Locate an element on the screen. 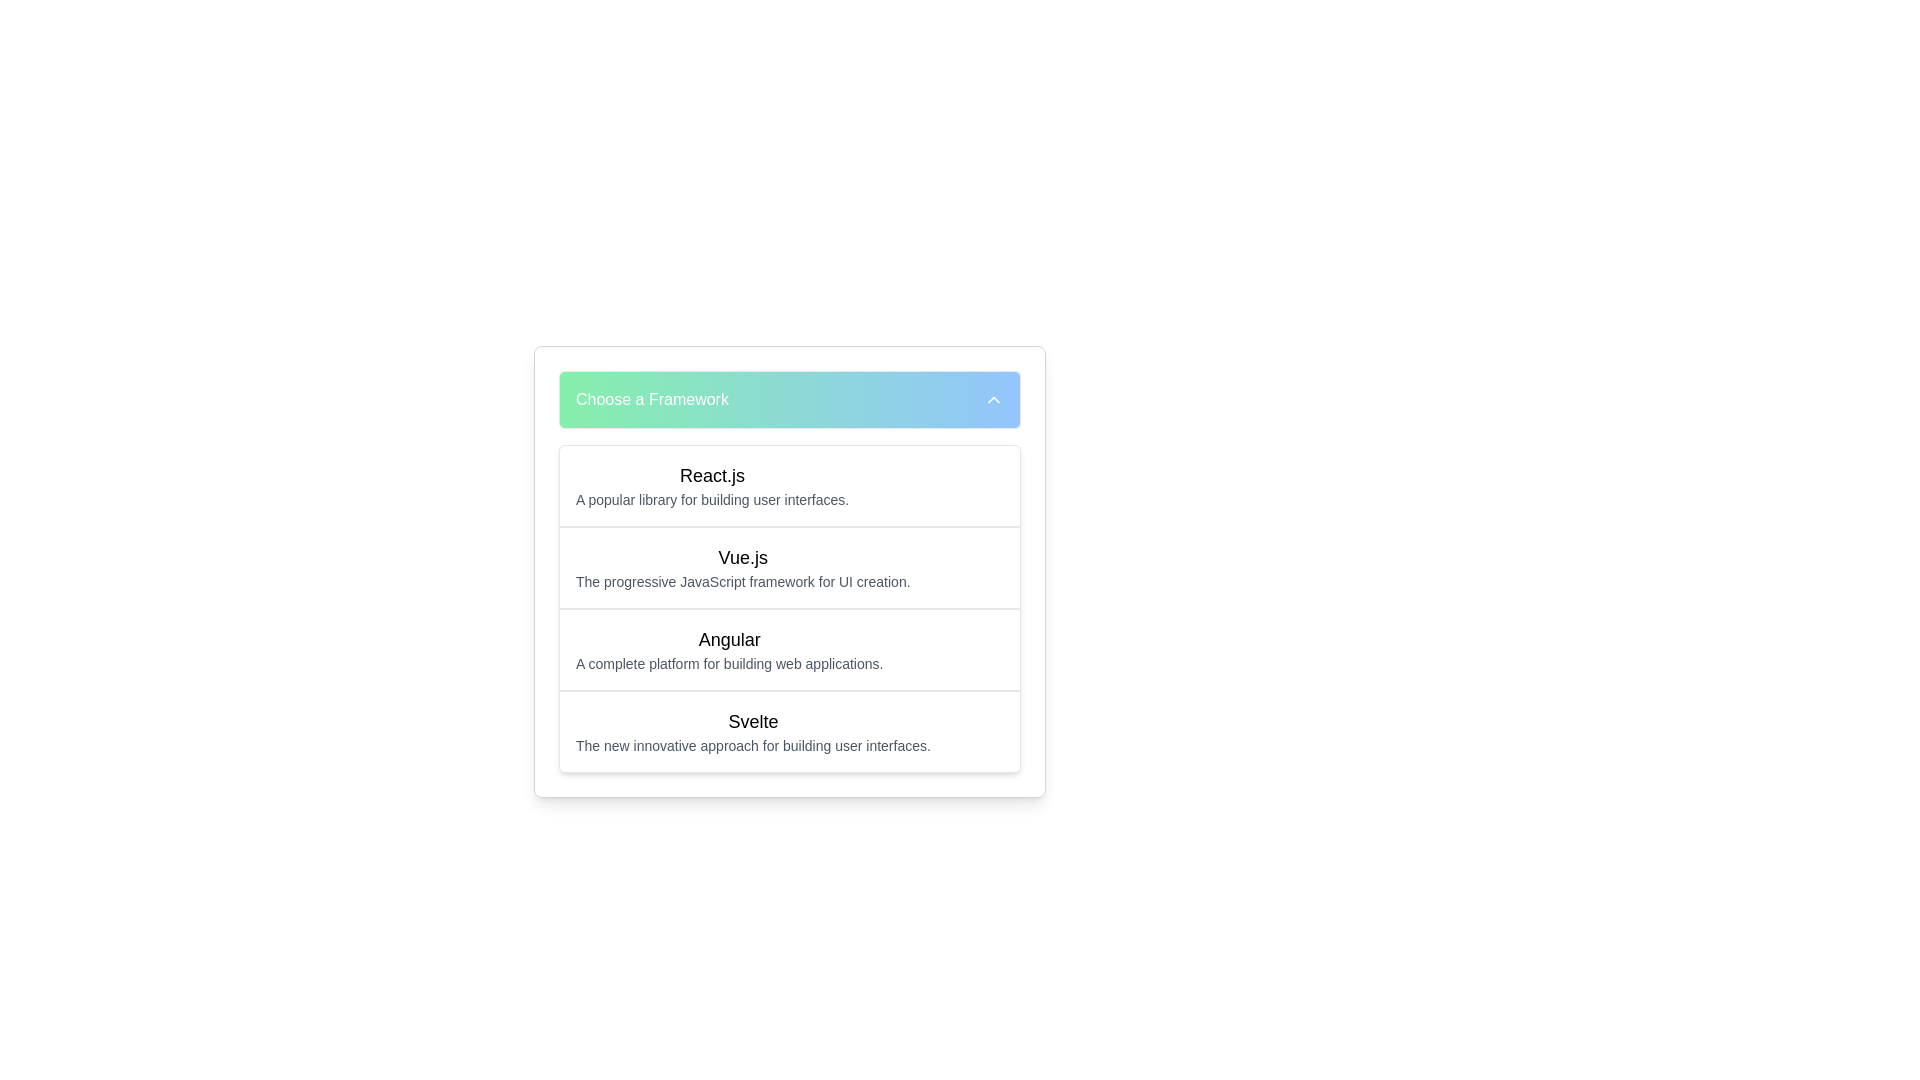 This screenshot has width=1920, height=1080. information from the text block element titled 'Svelte', which includes the title in bold and the description below it is located at coordinates (752, 732).